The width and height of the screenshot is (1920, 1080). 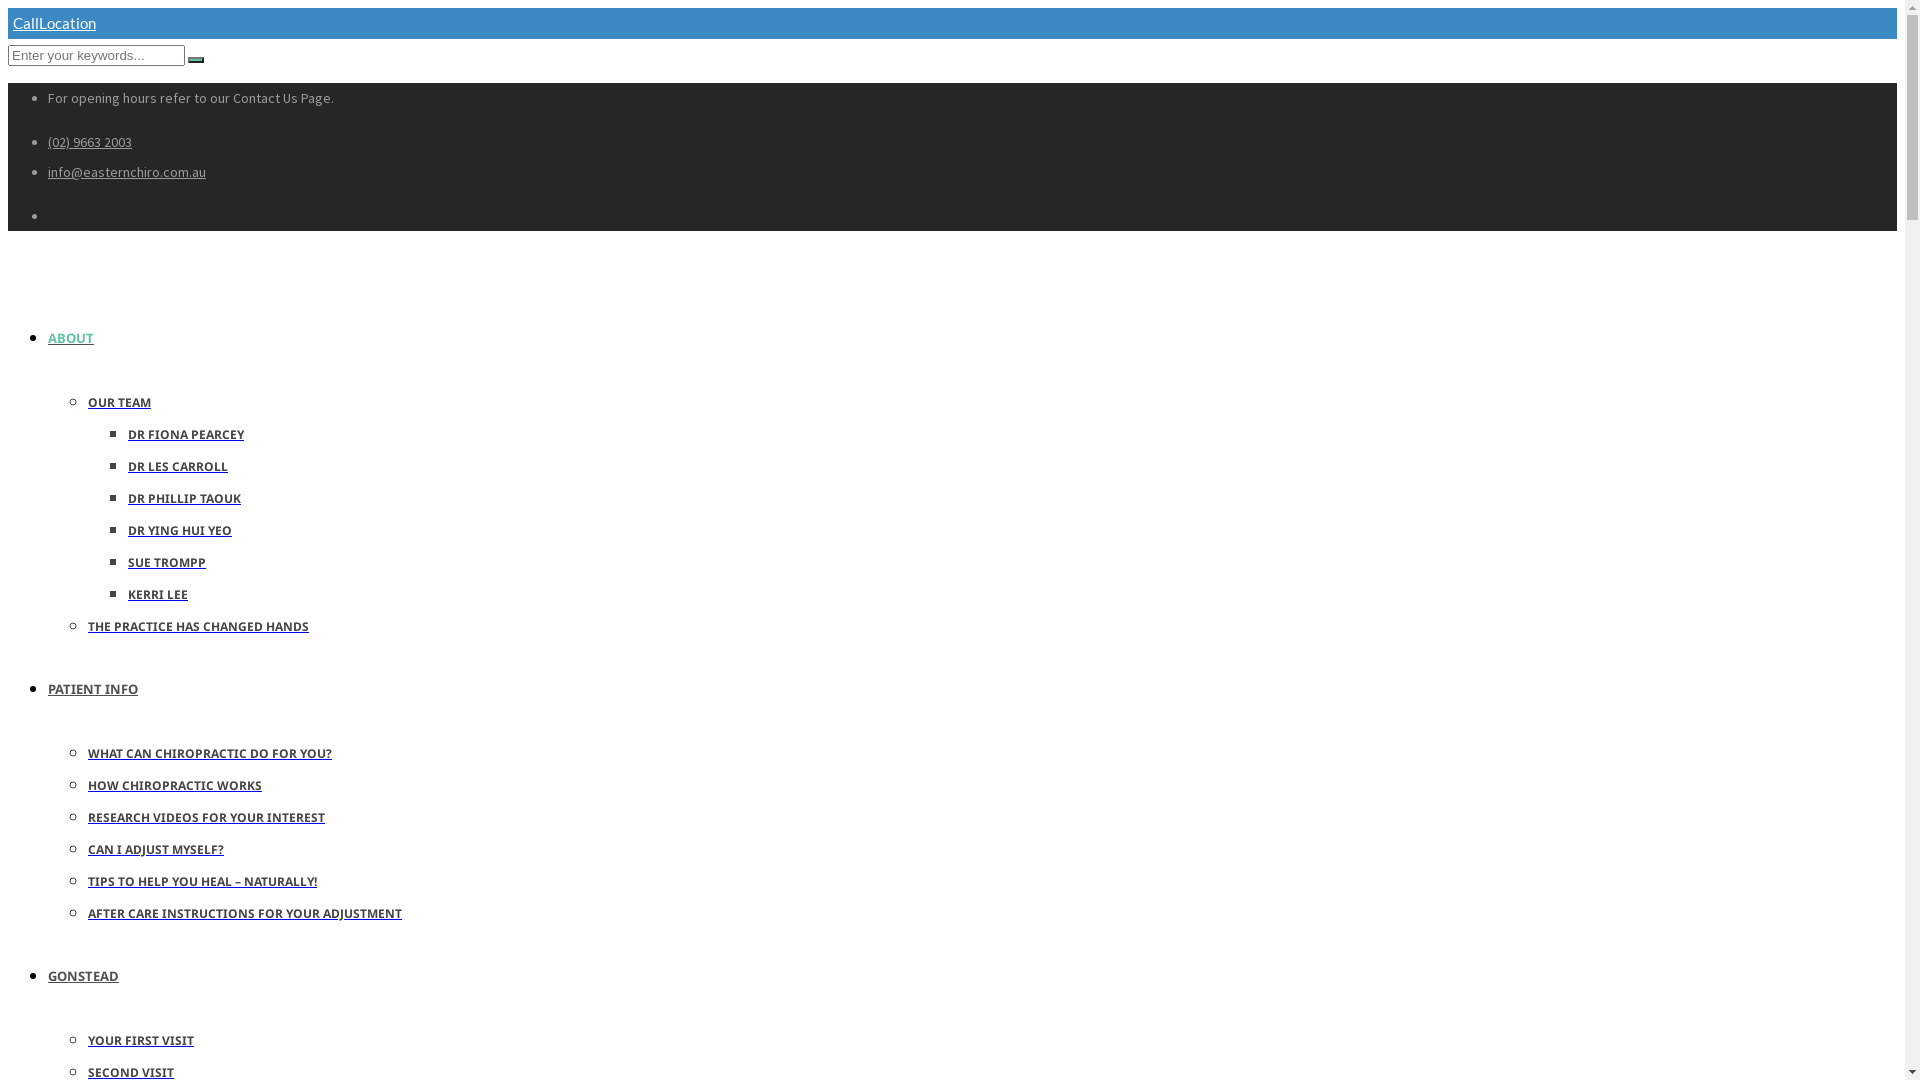 What do you see at coordinates (86, 753) in the screenshot?
I see `'WHAT CAN CHIROPRACTIC DO FOR YOU?'` at bounding box center [86, 753].